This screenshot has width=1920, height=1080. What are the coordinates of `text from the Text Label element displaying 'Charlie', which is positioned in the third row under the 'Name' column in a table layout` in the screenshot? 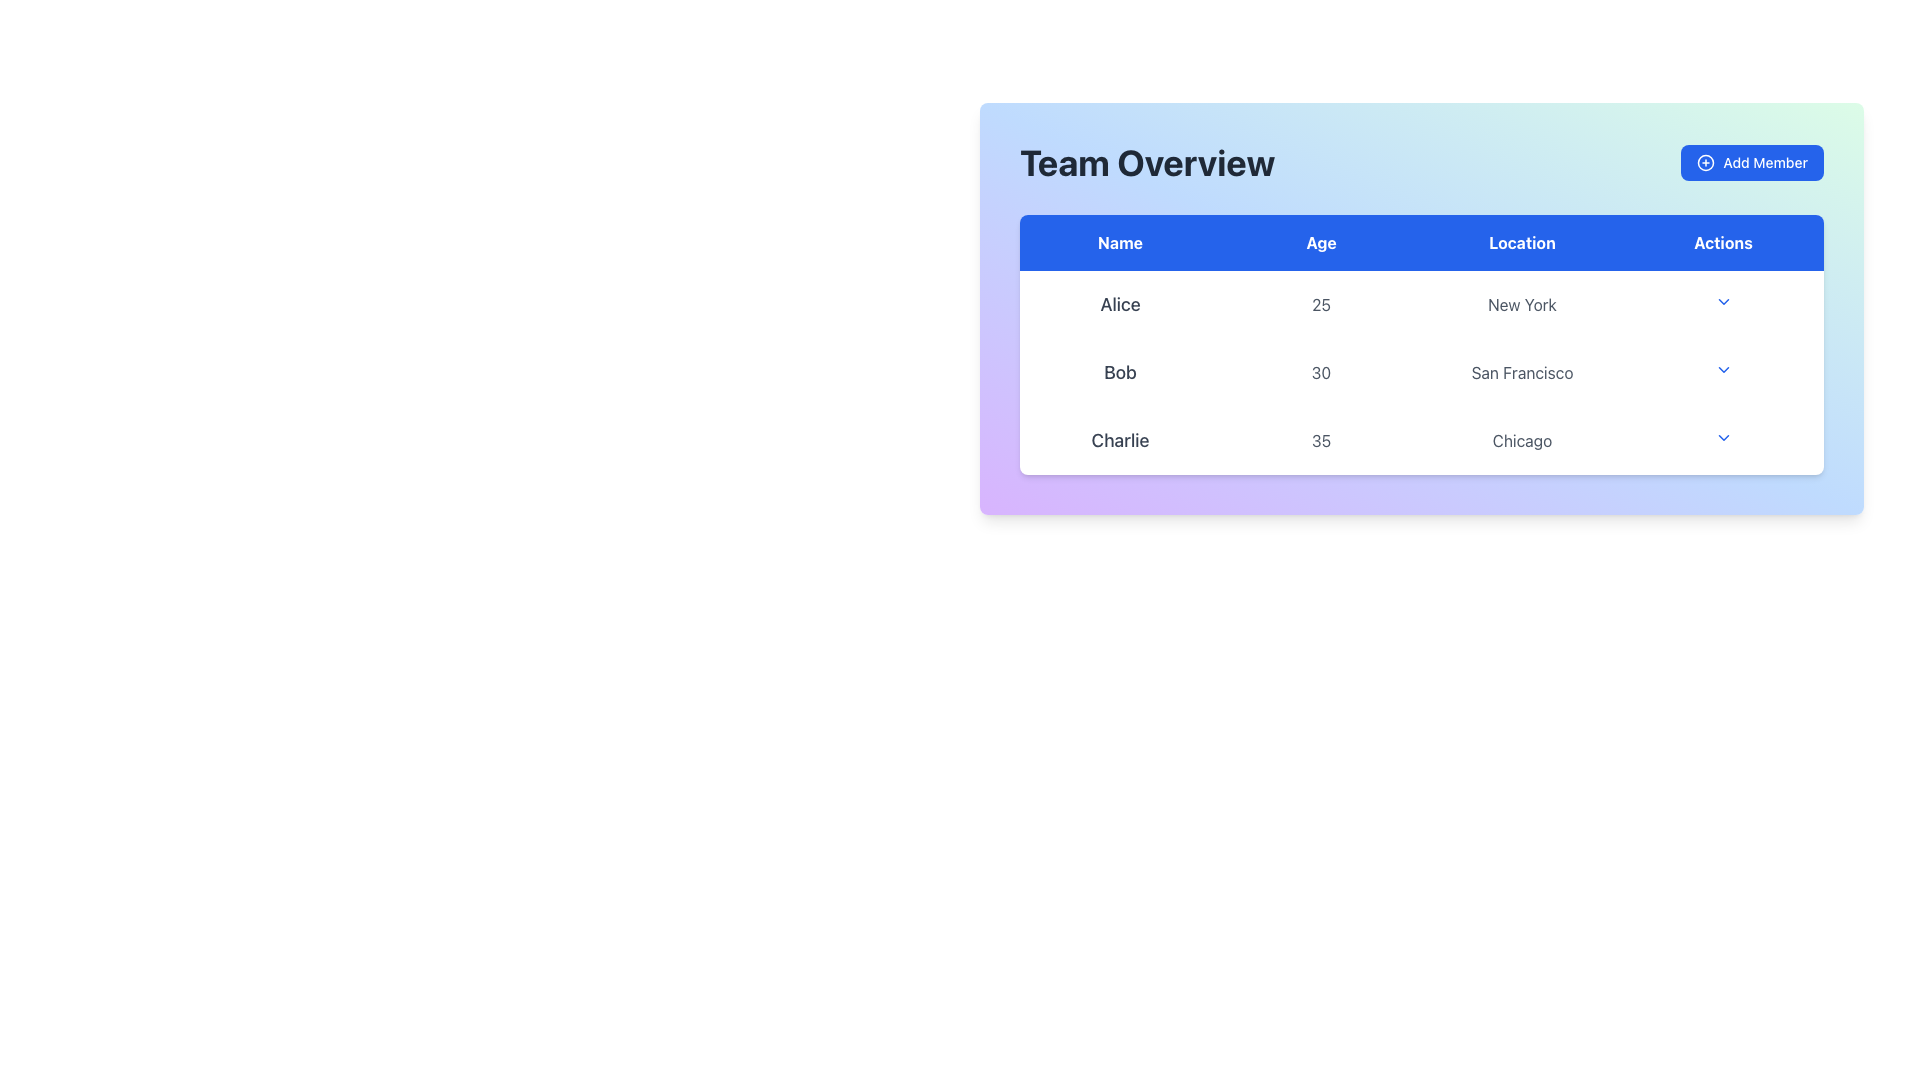 It's located at (1120, 439).